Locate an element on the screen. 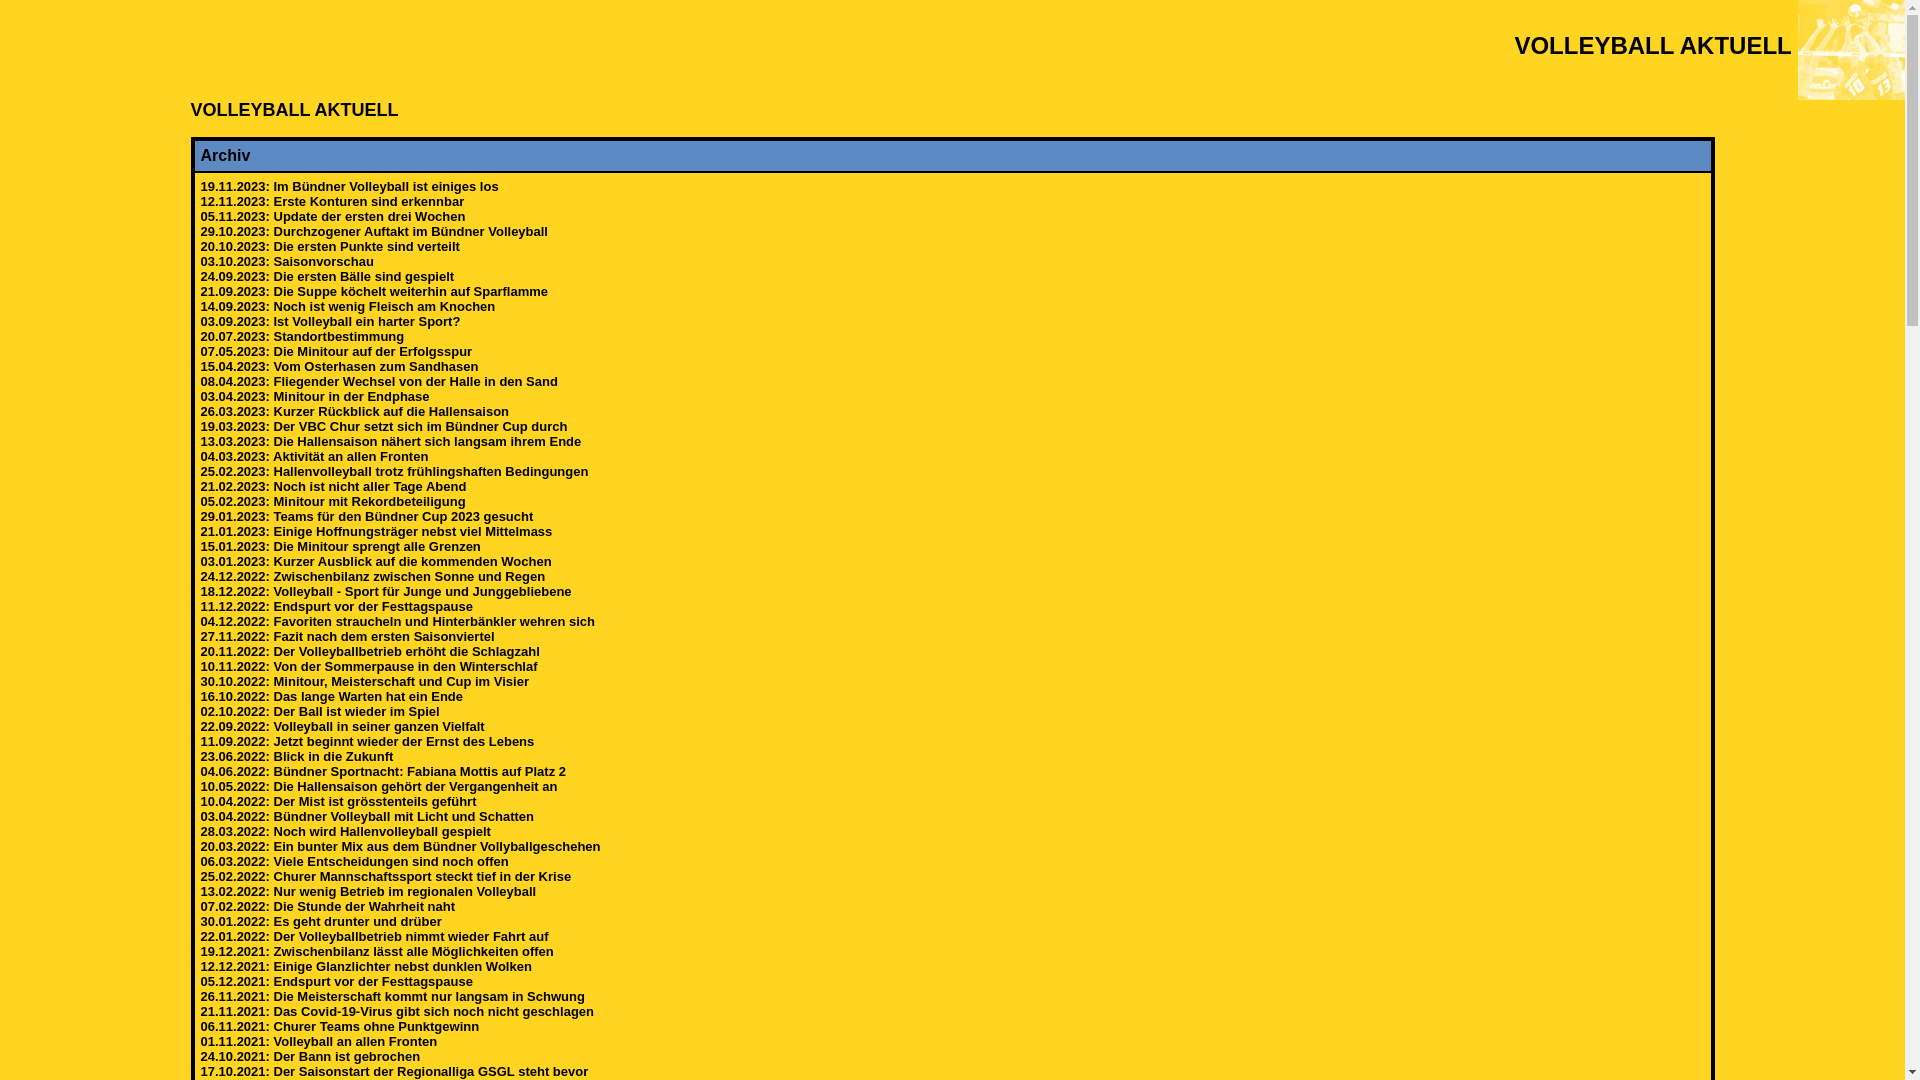 The width and height of the screenshot is (1920, 1080). '12.12.2021: Einige Glanzlichter nebst dunklen Wolken' is located at coordinates (365, 965).